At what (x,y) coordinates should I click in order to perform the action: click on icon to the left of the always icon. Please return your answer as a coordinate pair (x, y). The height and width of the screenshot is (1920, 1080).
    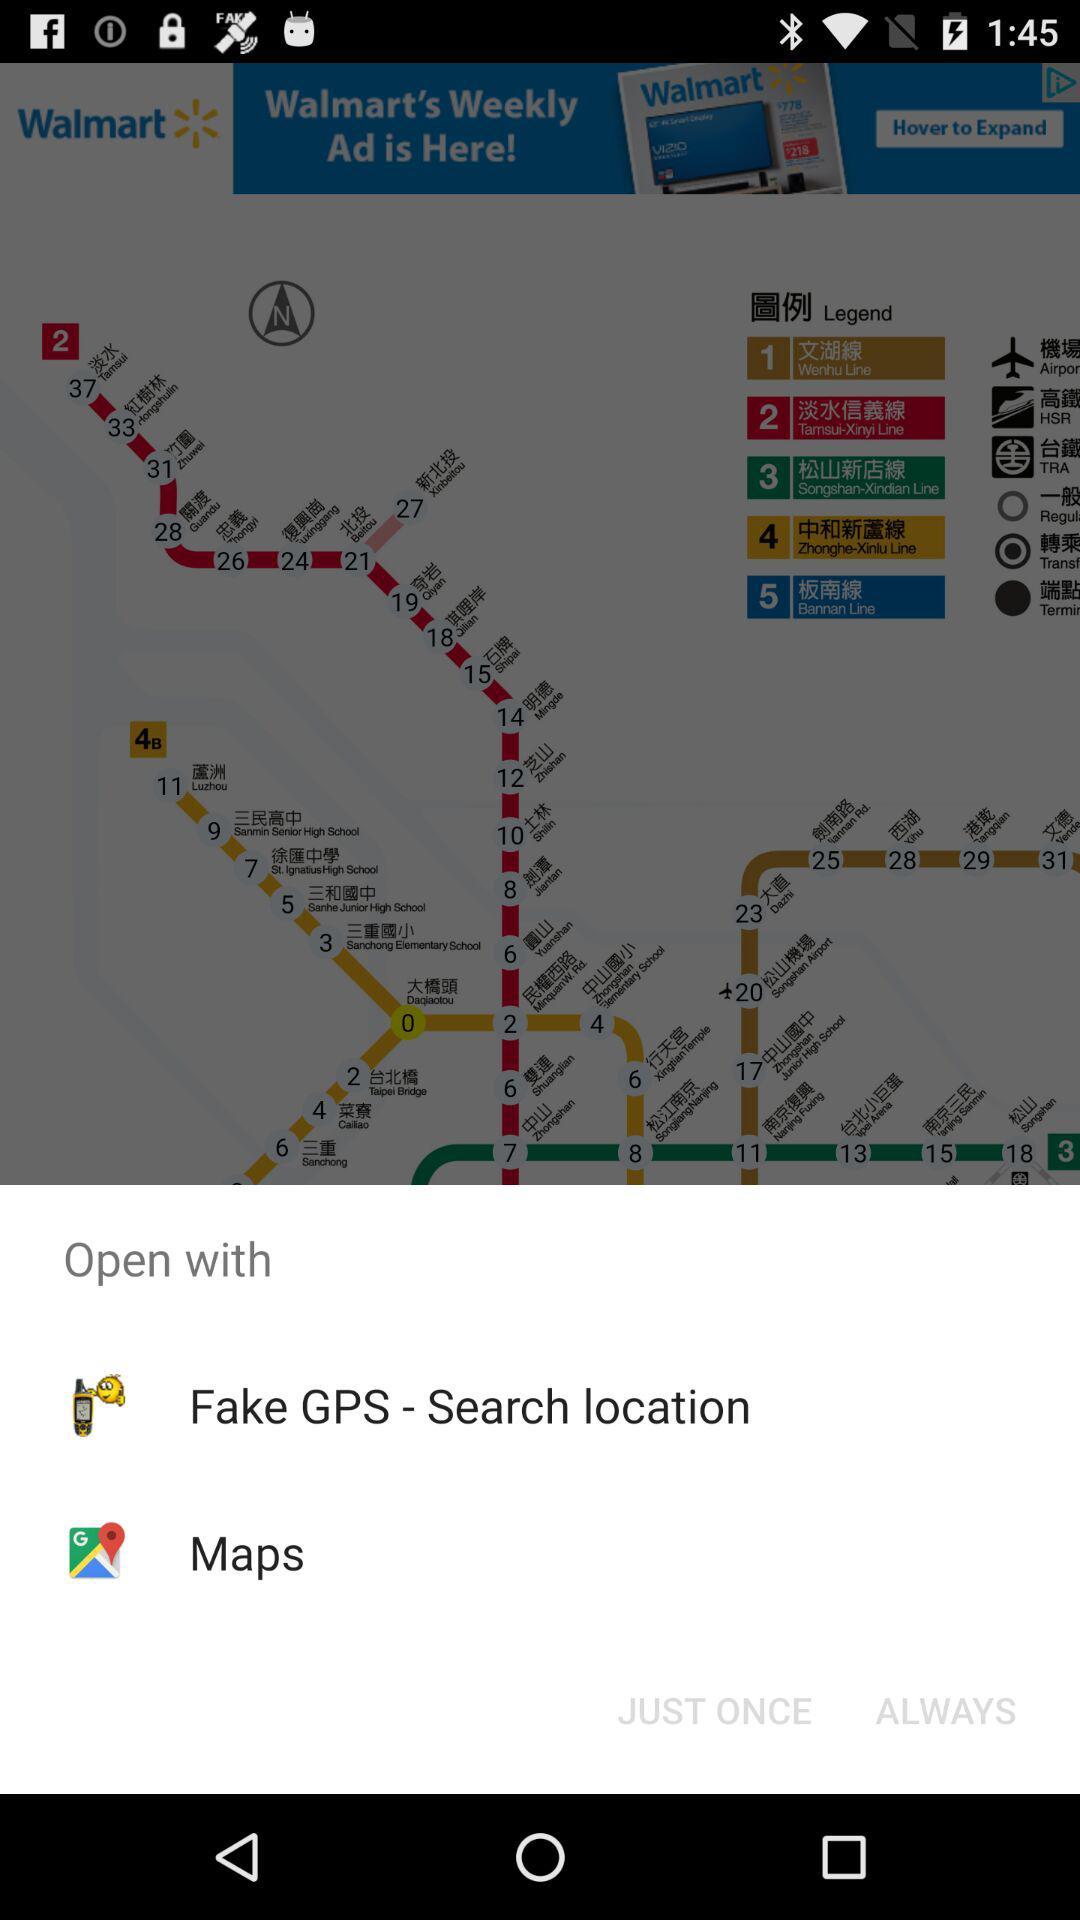
    Looking at the image, I should click on (713, 1708).